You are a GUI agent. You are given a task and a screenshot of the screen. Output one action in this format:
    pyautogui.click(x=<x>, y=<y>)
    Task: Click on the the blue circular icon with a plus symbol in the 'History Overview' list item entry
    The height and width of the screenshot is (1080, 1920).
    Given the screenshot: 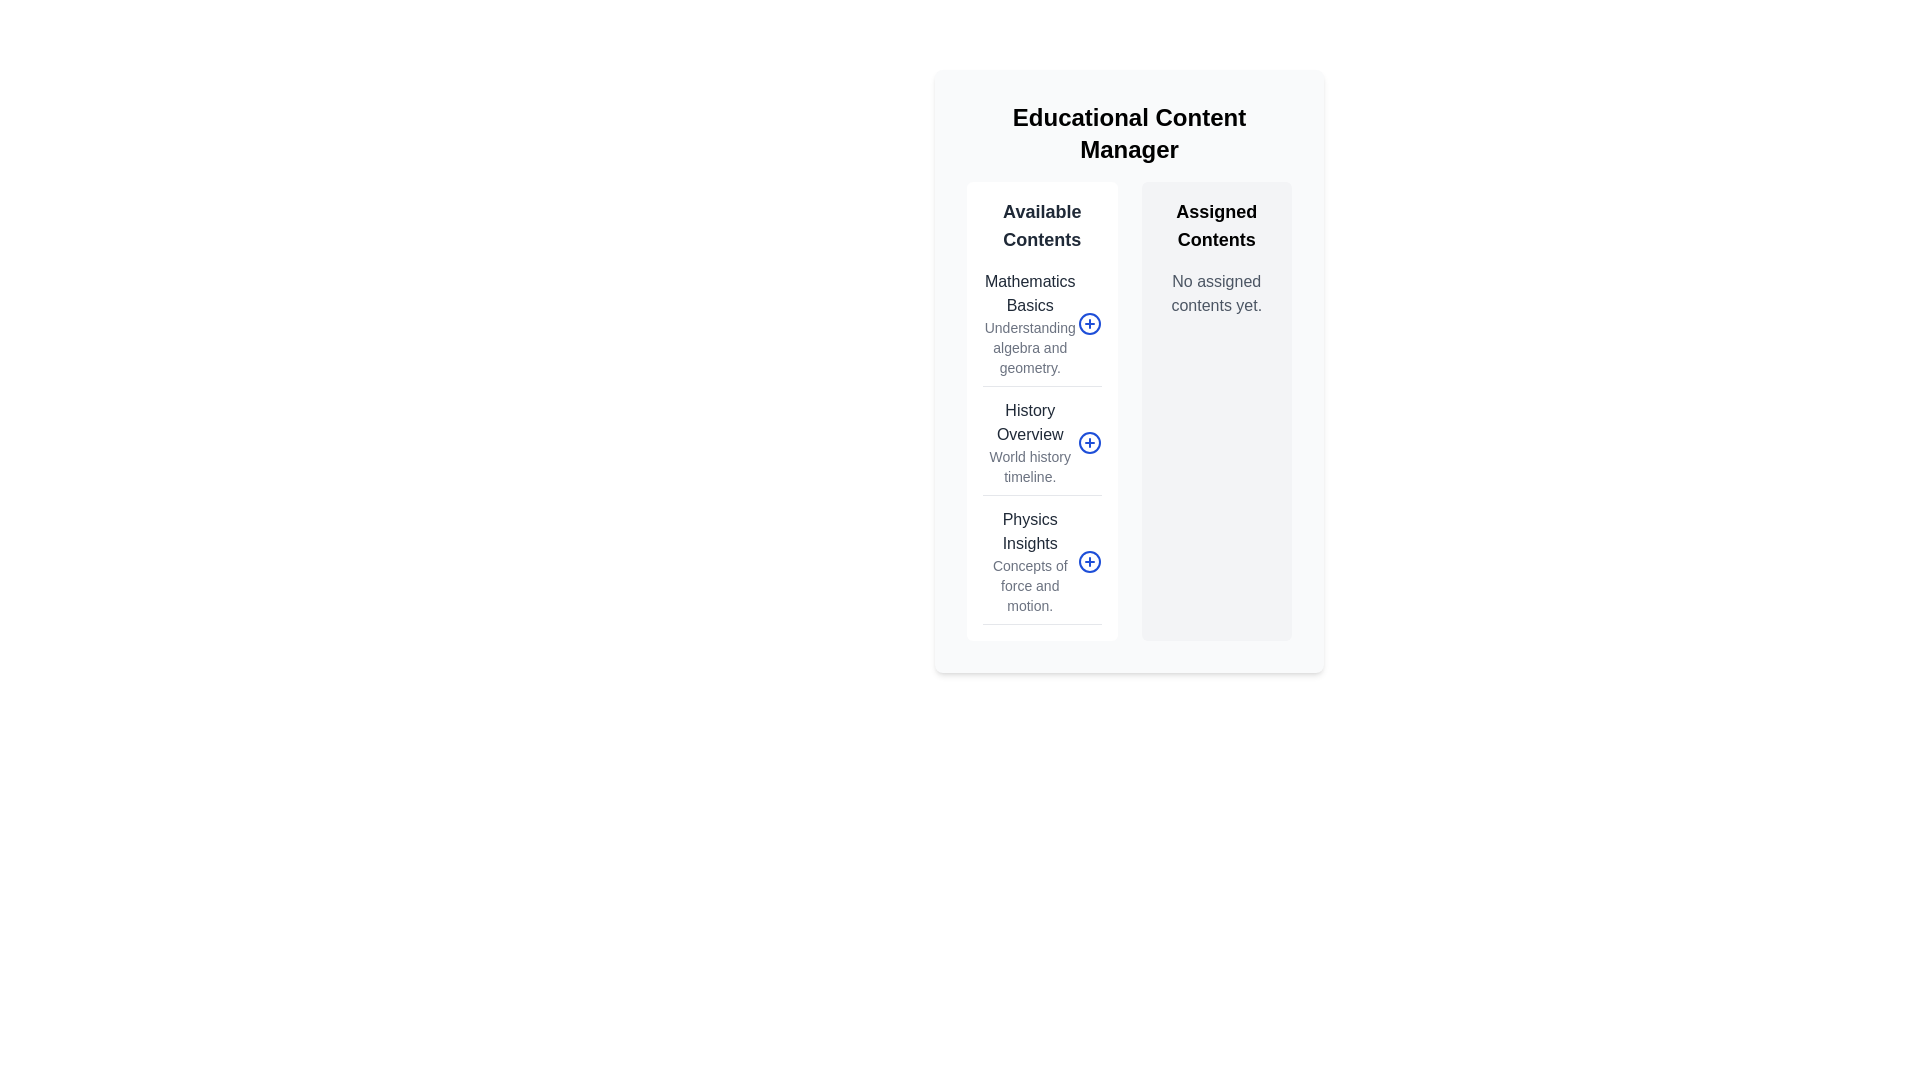 What is the action you would take?
    pyautogui.click(x=1041, y=446)
    